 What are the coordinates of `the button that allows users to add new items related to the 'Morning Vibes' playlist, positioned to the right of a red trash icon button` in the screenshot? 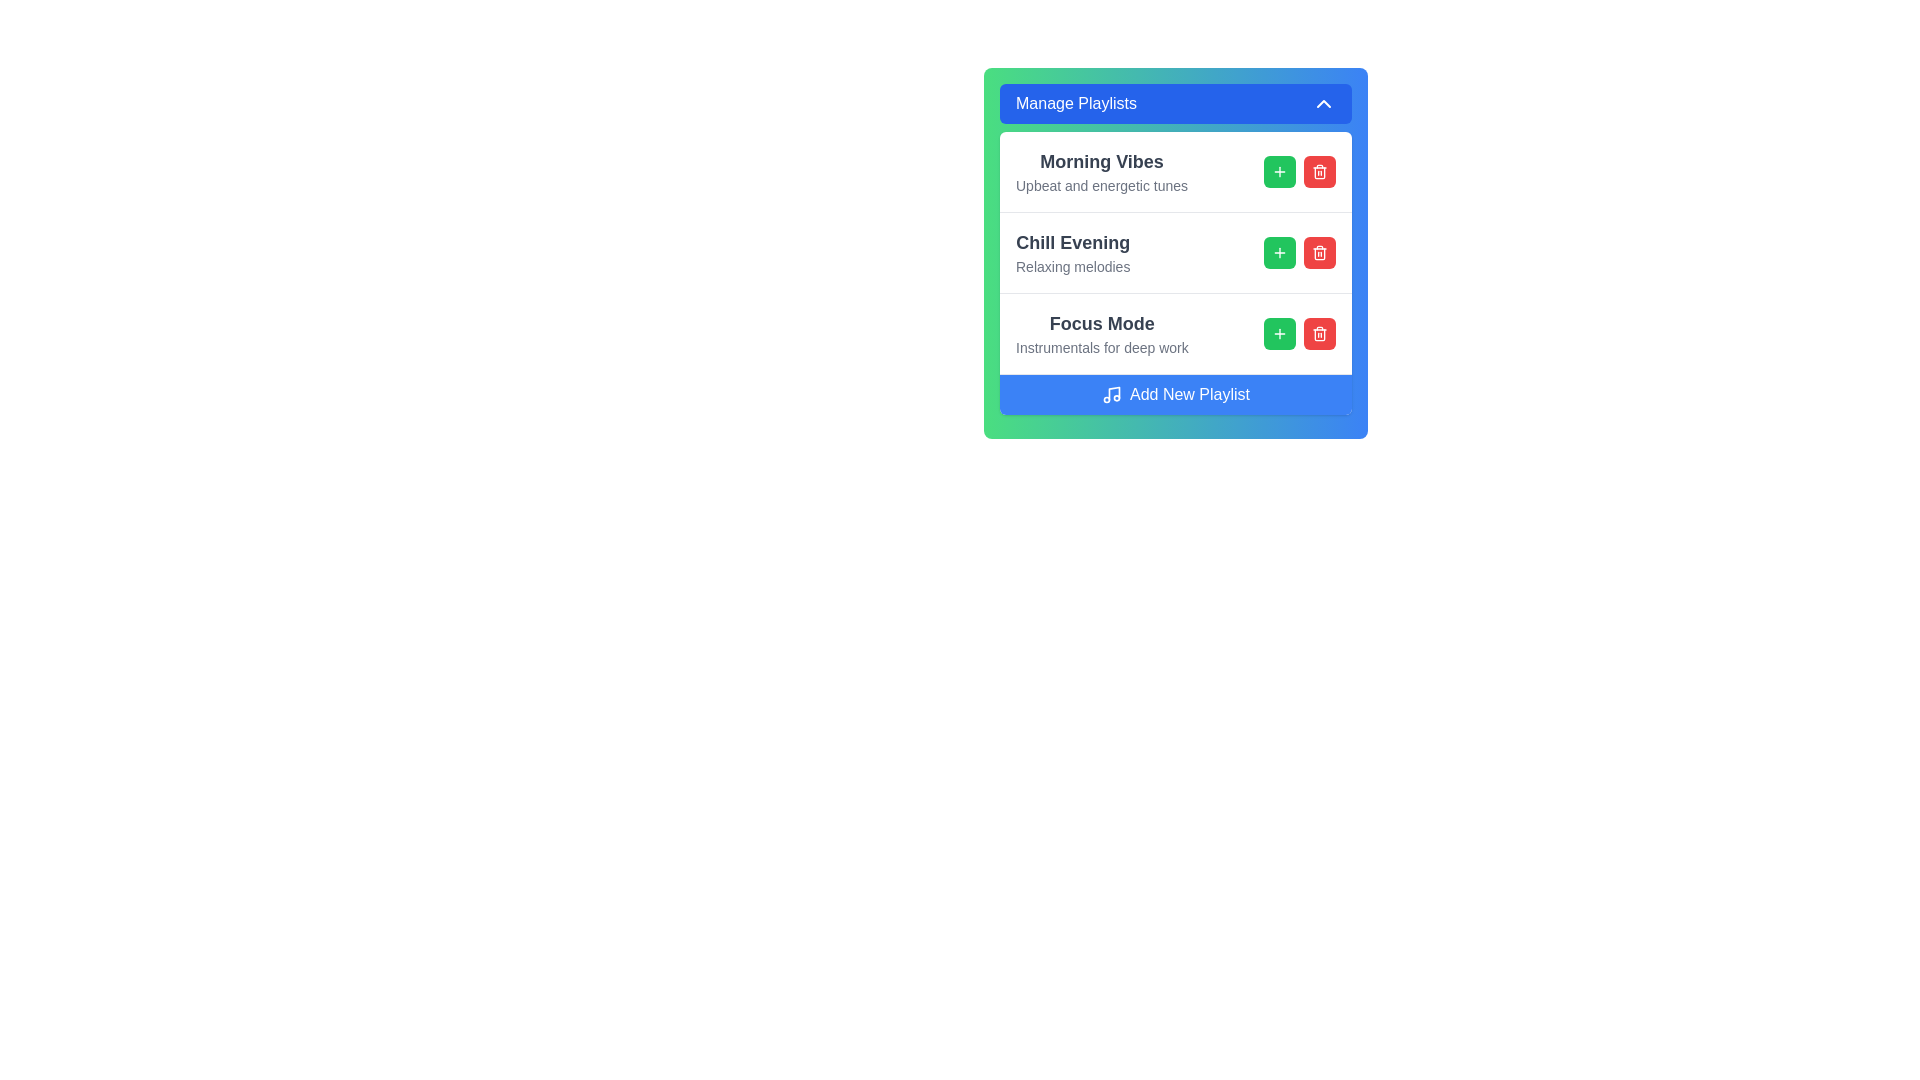 It's located at (1280, 171).